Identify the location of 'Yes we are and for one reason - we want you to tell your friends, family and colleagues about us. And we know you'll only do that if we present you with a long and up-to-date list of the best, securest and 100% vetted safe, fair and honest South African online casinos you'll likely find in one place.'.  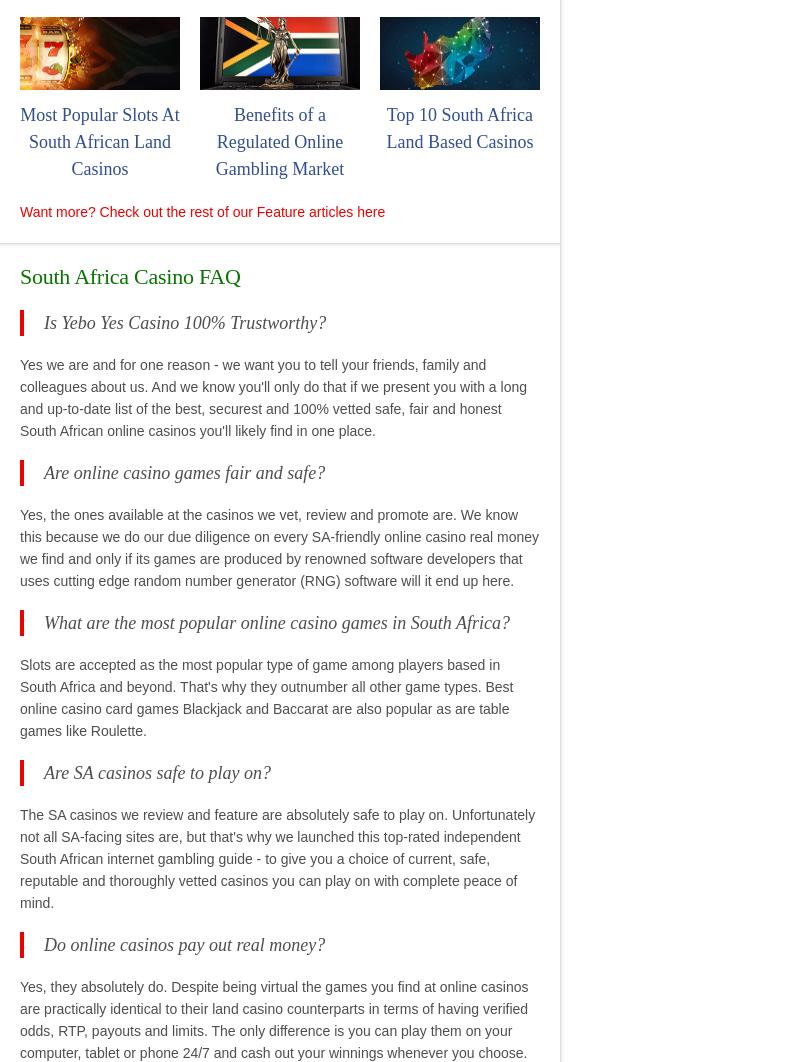
(20, 395).